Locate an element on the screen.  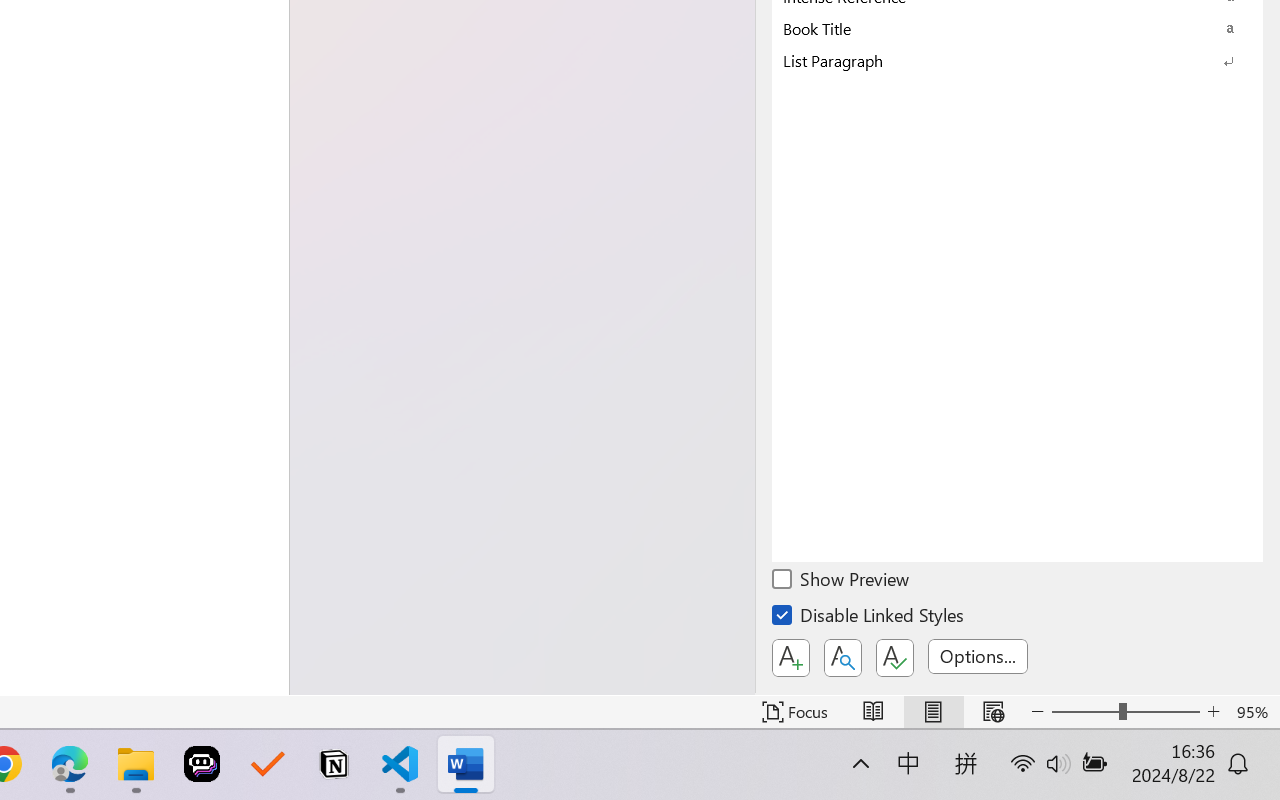
'List Paragraph' is located at coordinates (1017, 59).